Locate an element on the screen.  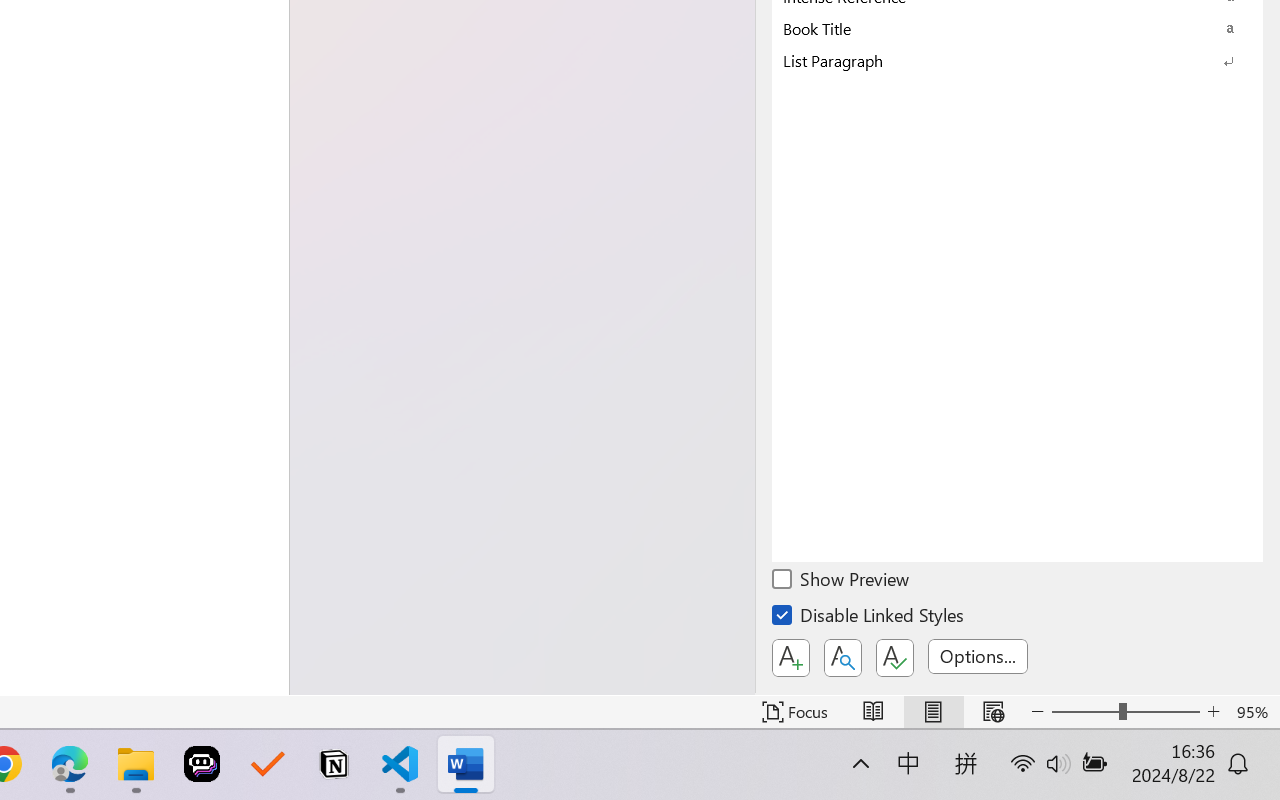
'List Paragraph' is located at coordinates (1017, 59).